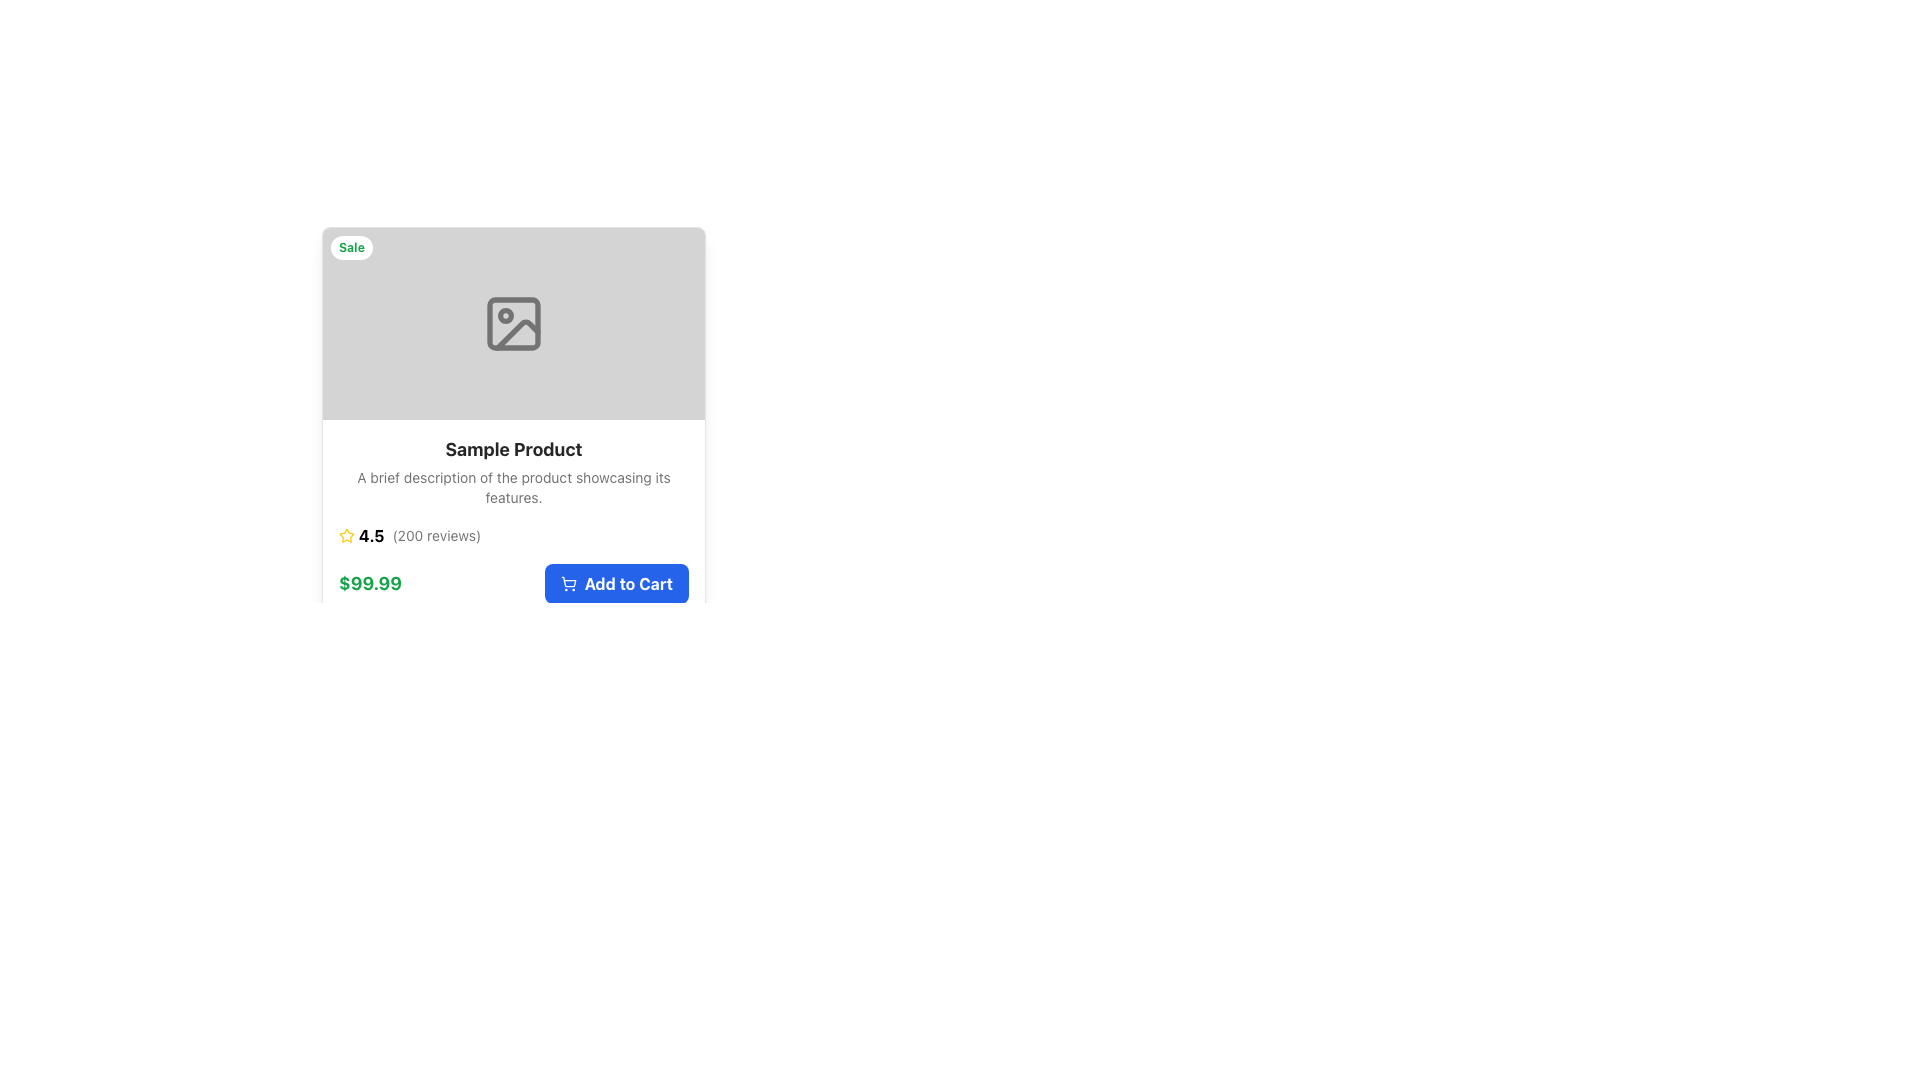 This screenshot has width=1920, height=1080. Describe the element at coordinates (567, 583) in the screenshot. I see `the shopping cart icon located to the left of the 'Add to Cart' button, which is styled in blue with rounded corners, near the bottom-right of the card layout` at that location.